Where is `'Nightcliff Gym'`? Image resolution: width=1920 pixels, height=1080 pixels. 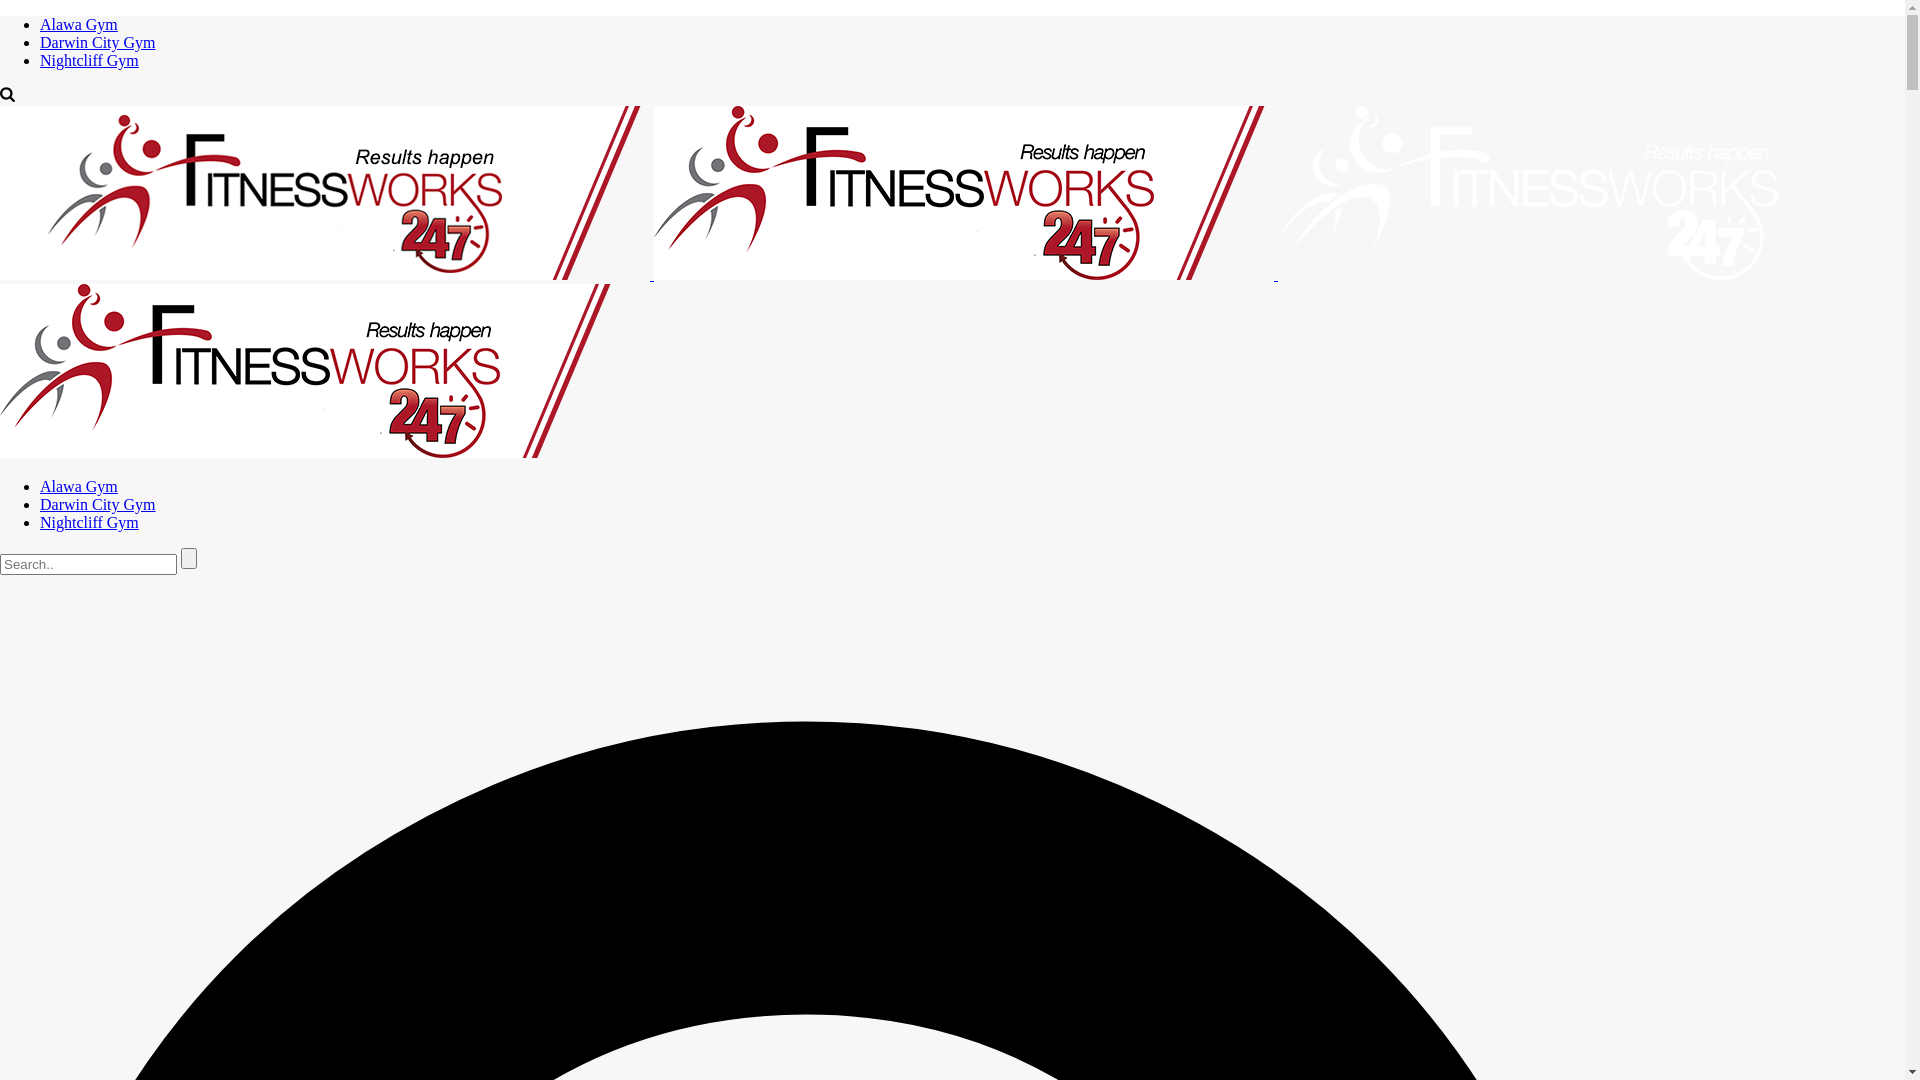
'Nightcliff Gym' is located at coordinates (88, 521).